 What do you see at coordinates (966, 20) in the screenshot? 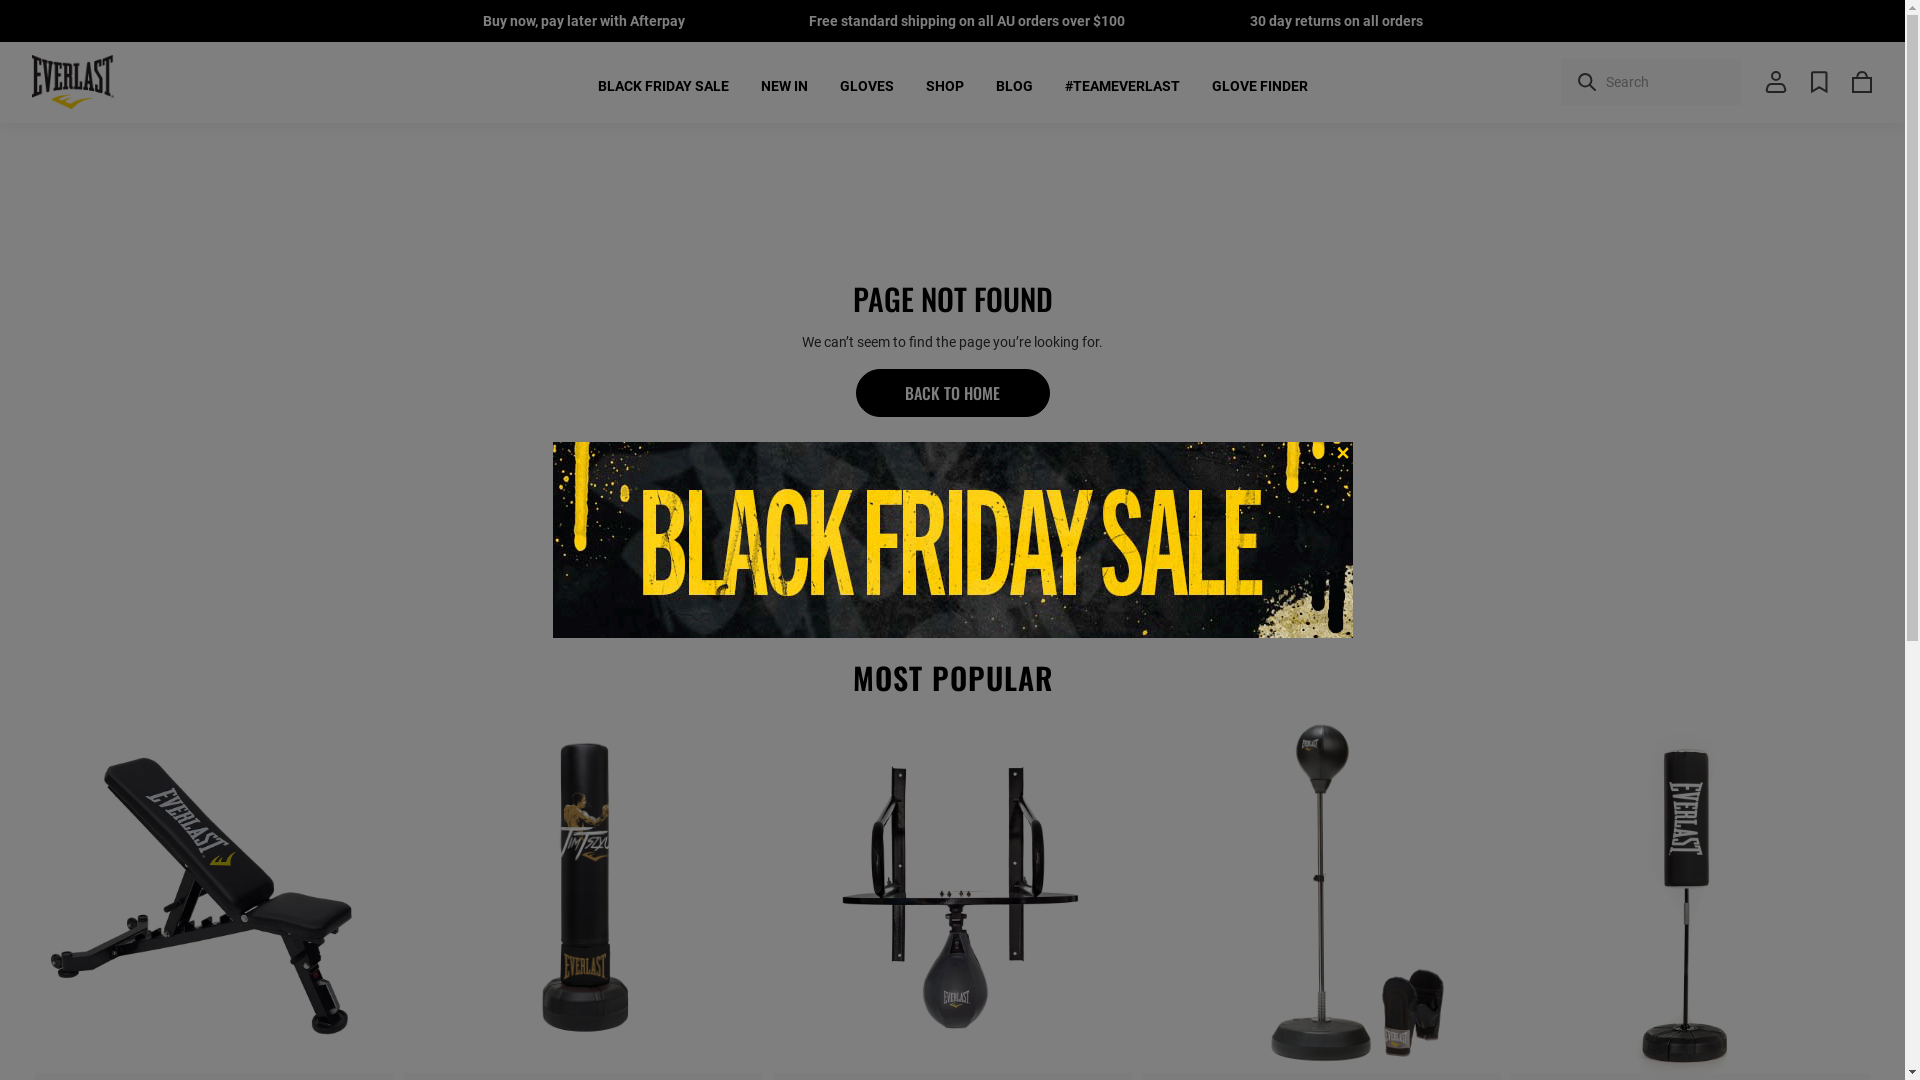
I see `'Free standard shipping on all AU orders over $100'` at bounding box center [966, 20].